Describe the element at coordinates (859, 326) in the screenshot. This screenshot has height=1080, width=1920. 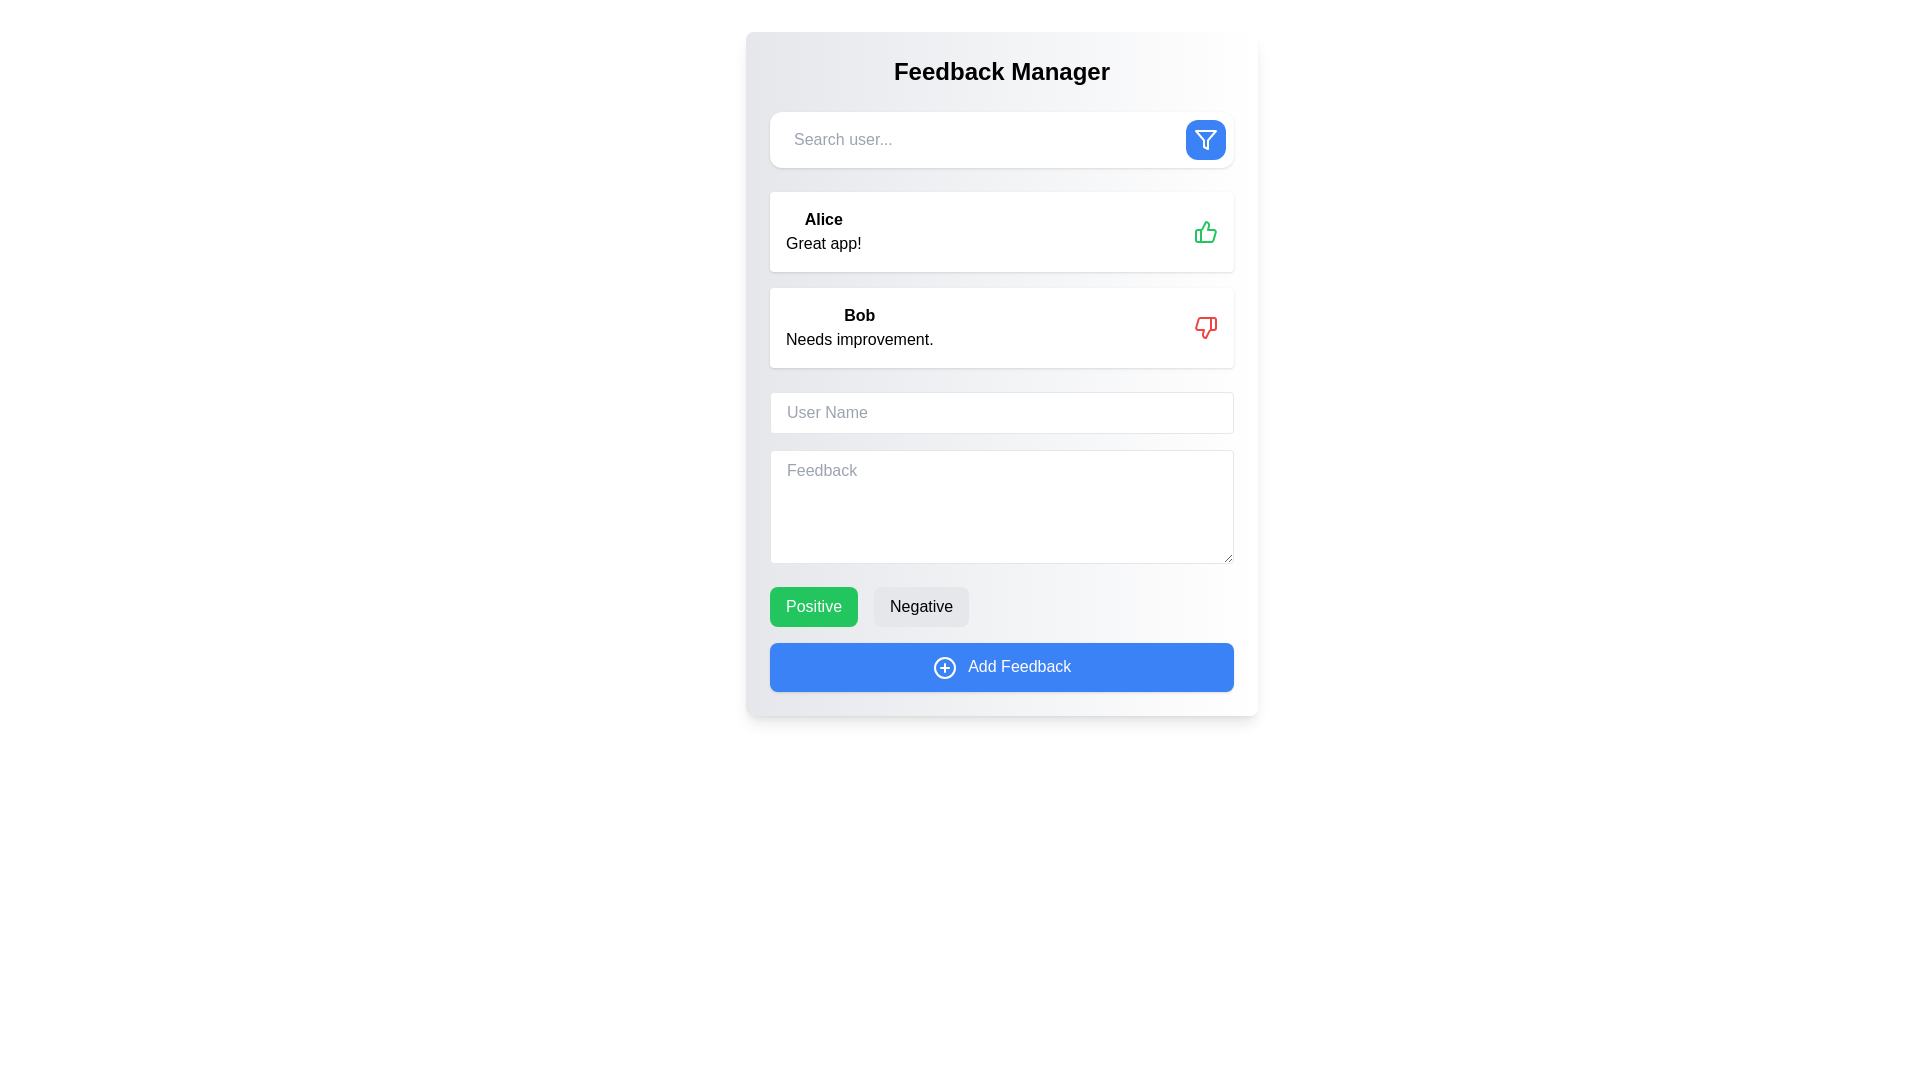
I see `the Text Display element that contains the text 'Bob' and 'Needs improvement.'` at that location.